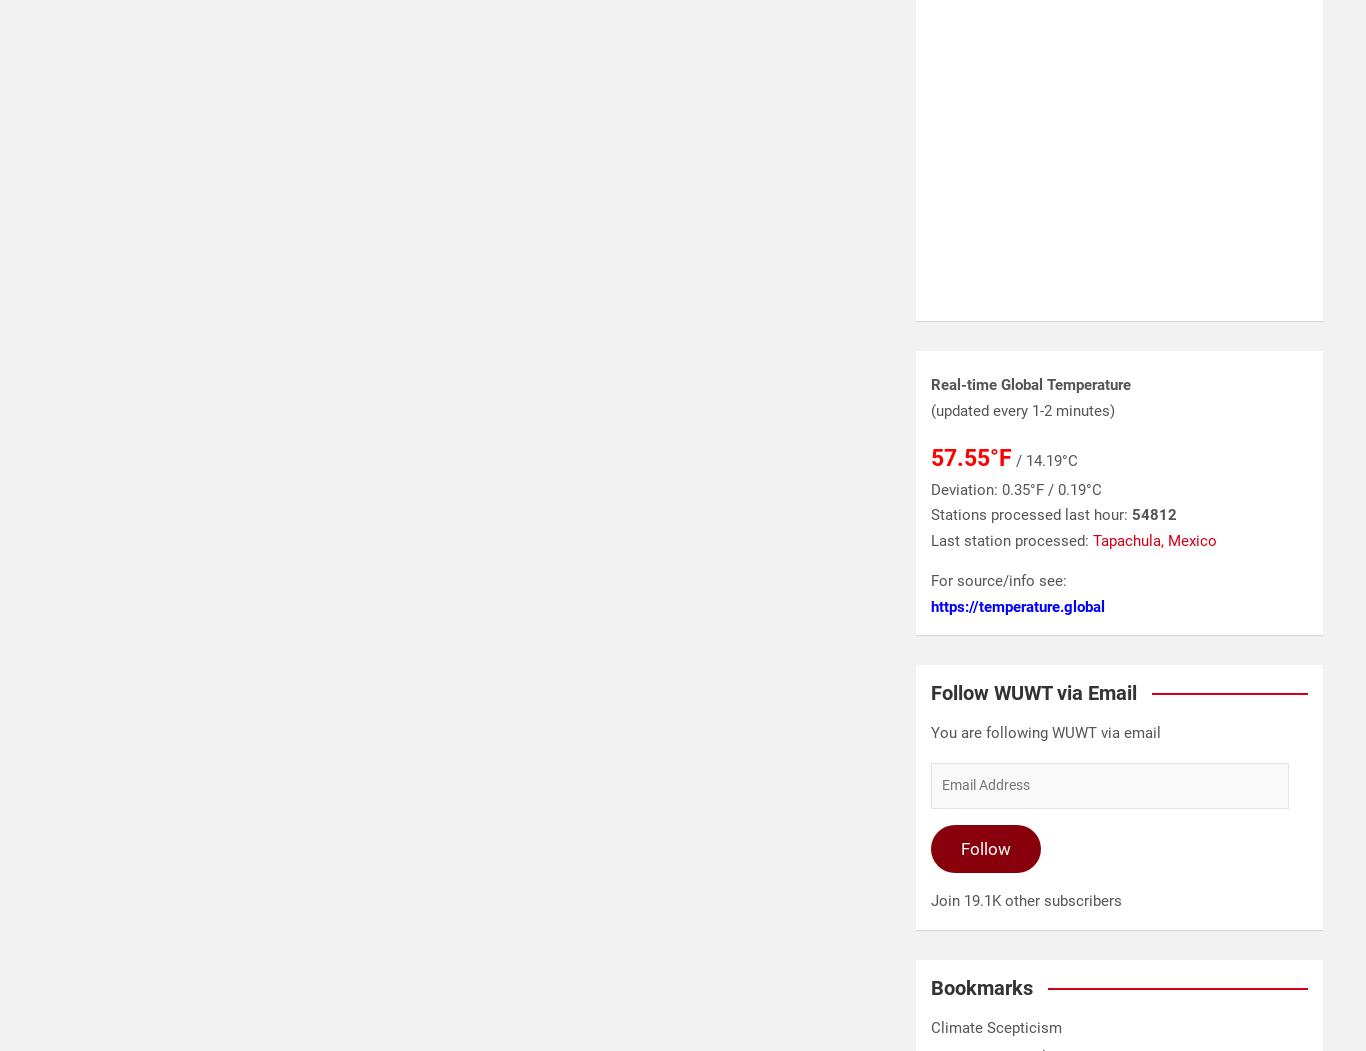  Describe the element at coordinates (1154, 539) in the screenshot. I see `'Tapachula, Mexico'` at that location.